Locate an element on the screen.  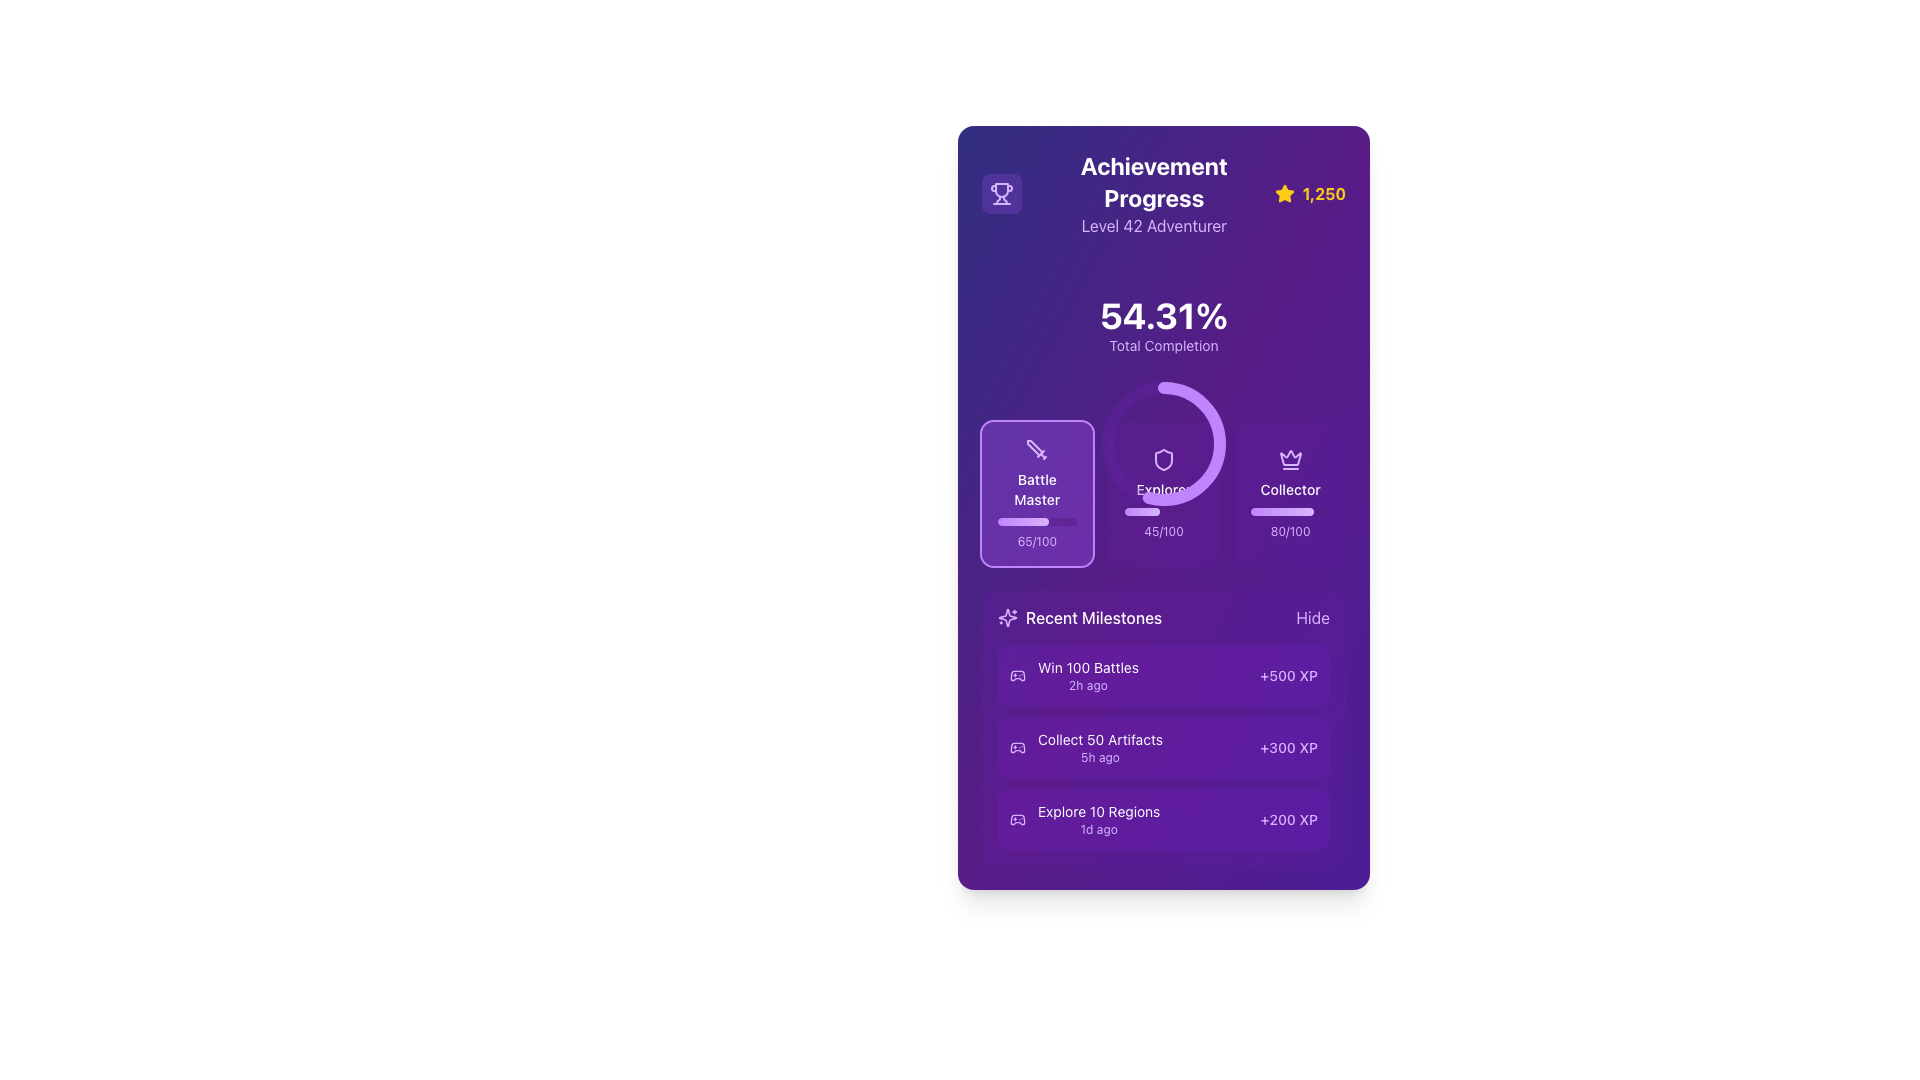
descriptive milestone label indicating the task of exploring 10 regions, located in the lower portion of the interface within the 'Recent Milestones' section, above the '1d ago' label is located at coordinates (1098, 812).